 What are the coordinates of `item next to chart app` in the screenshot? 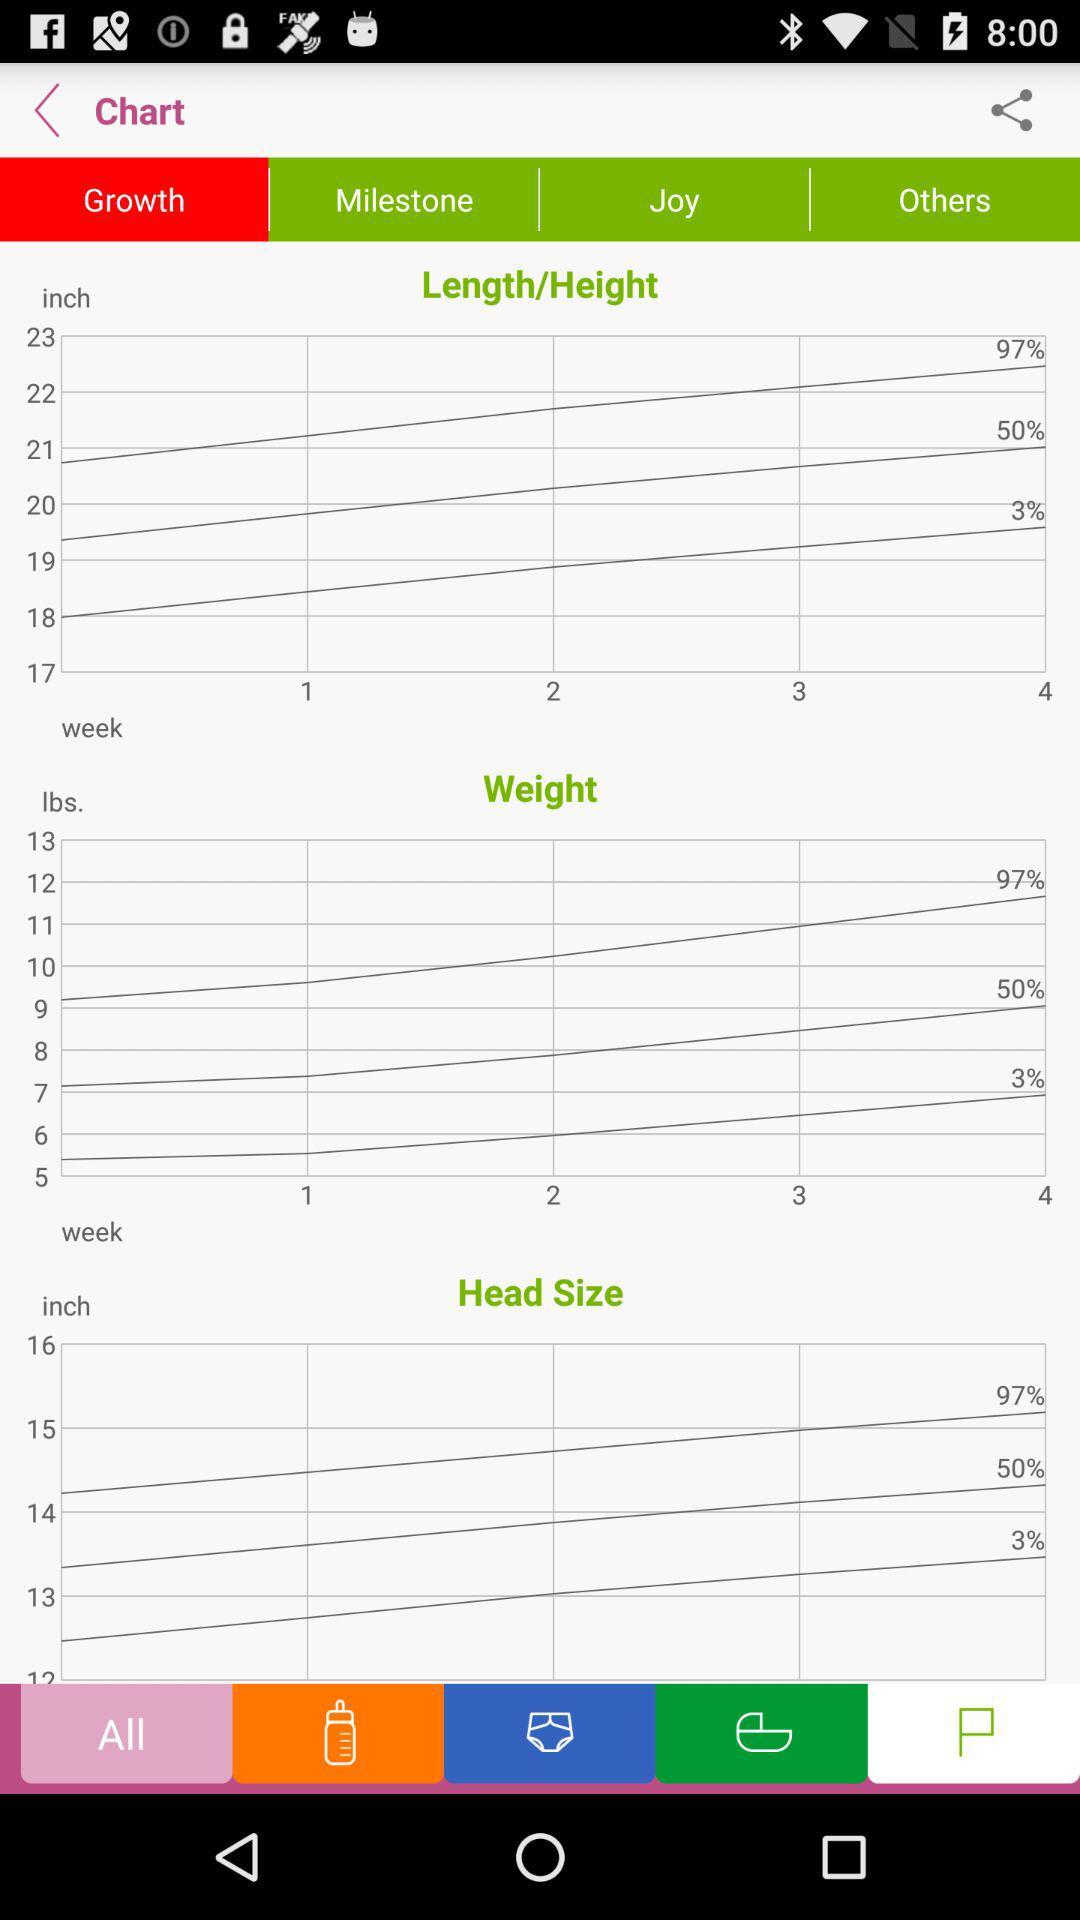 It's located at (46, 109).